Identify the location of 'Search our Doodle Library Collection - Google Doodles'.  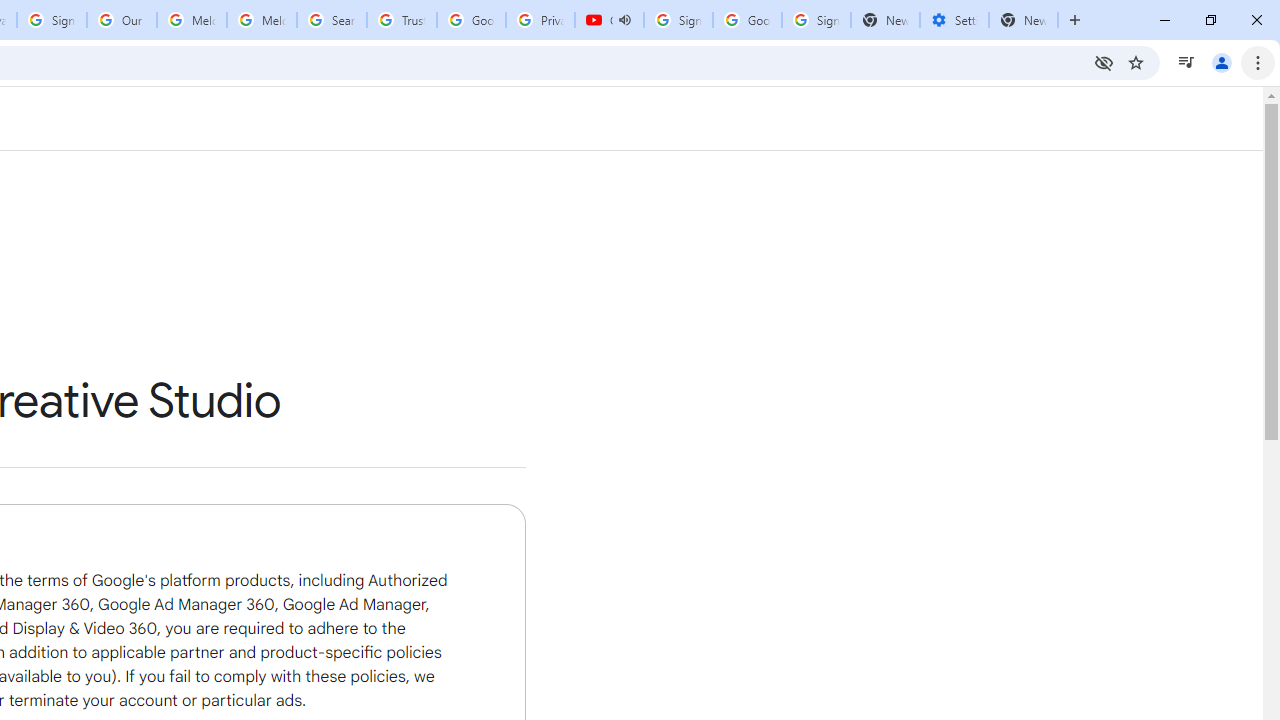
(332, 20).